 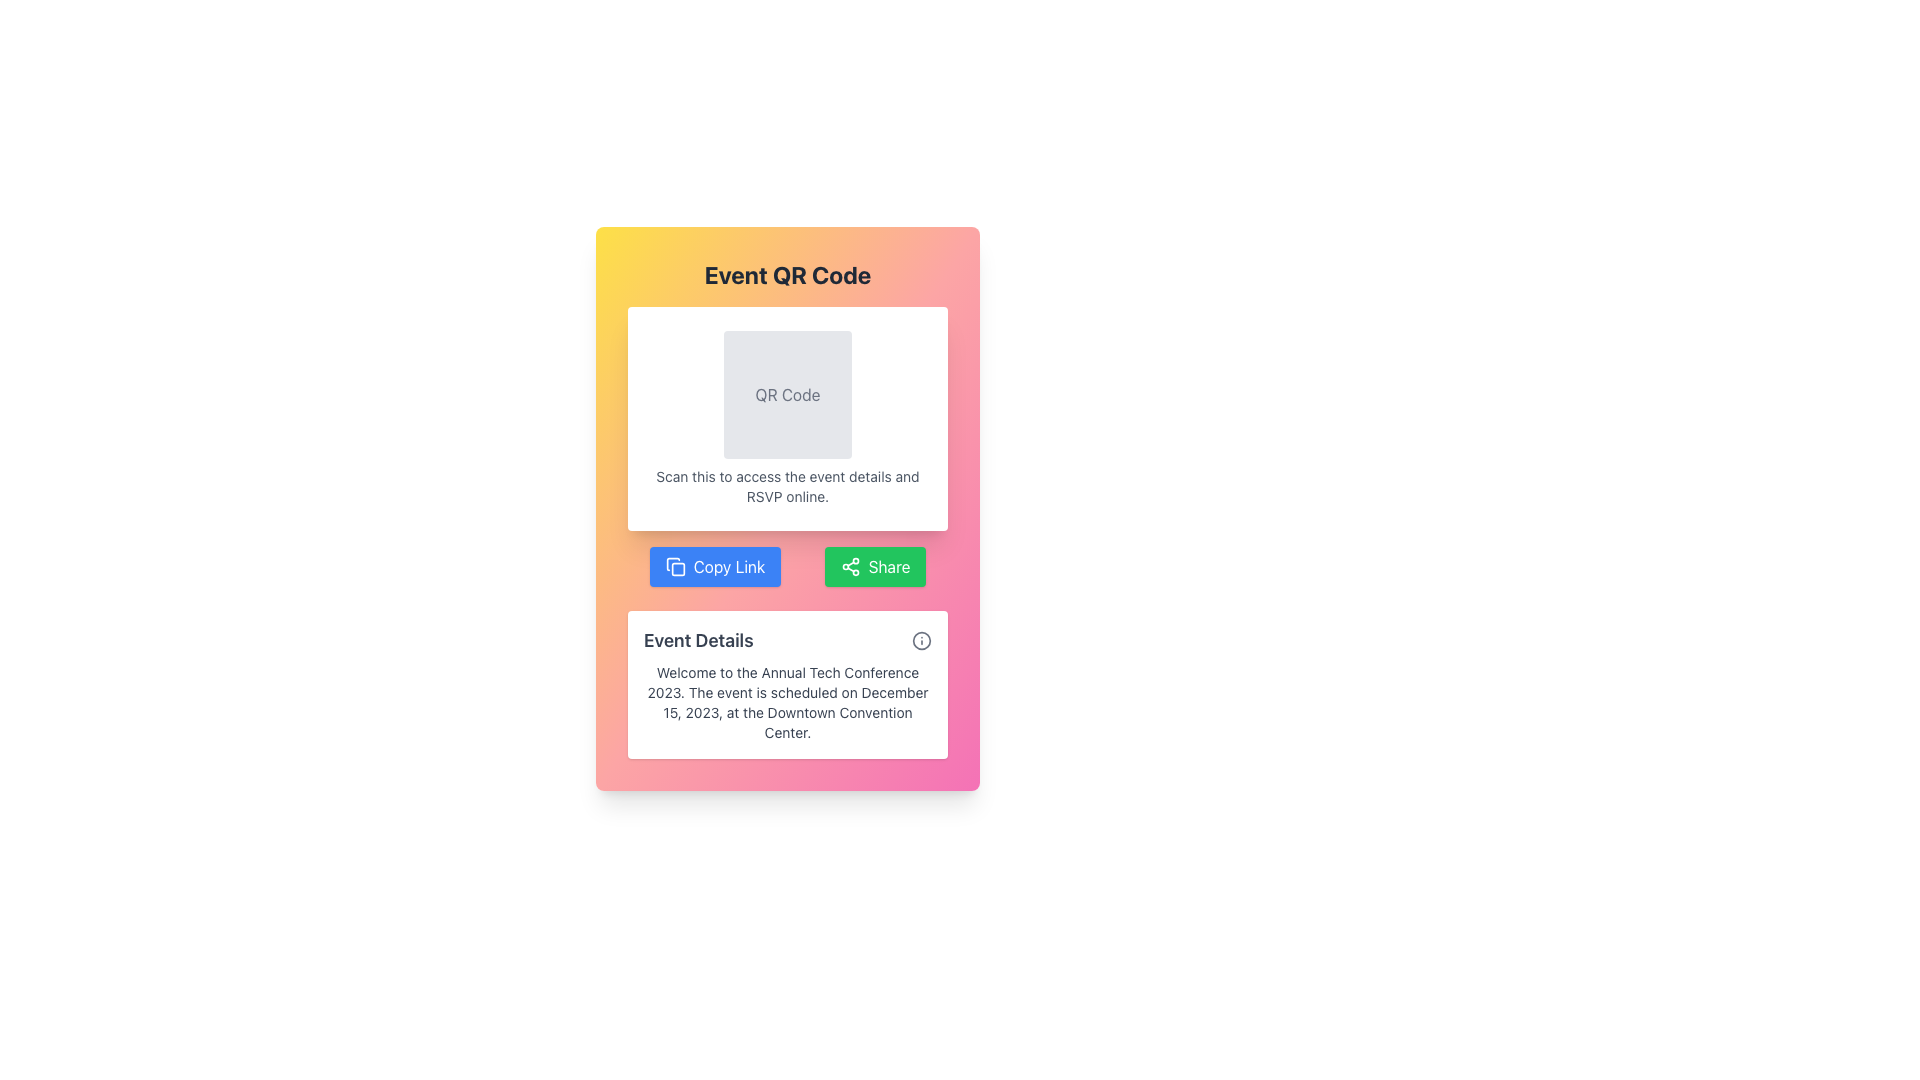 What do you see at coordinates (786, 684) in the screenshot?
I see `the Informational Text Block that provides details about the Annual Tech Conference 2023, located beneath the 'Copy Link' and 'Share' buttons` at bounding box center [786, 684].